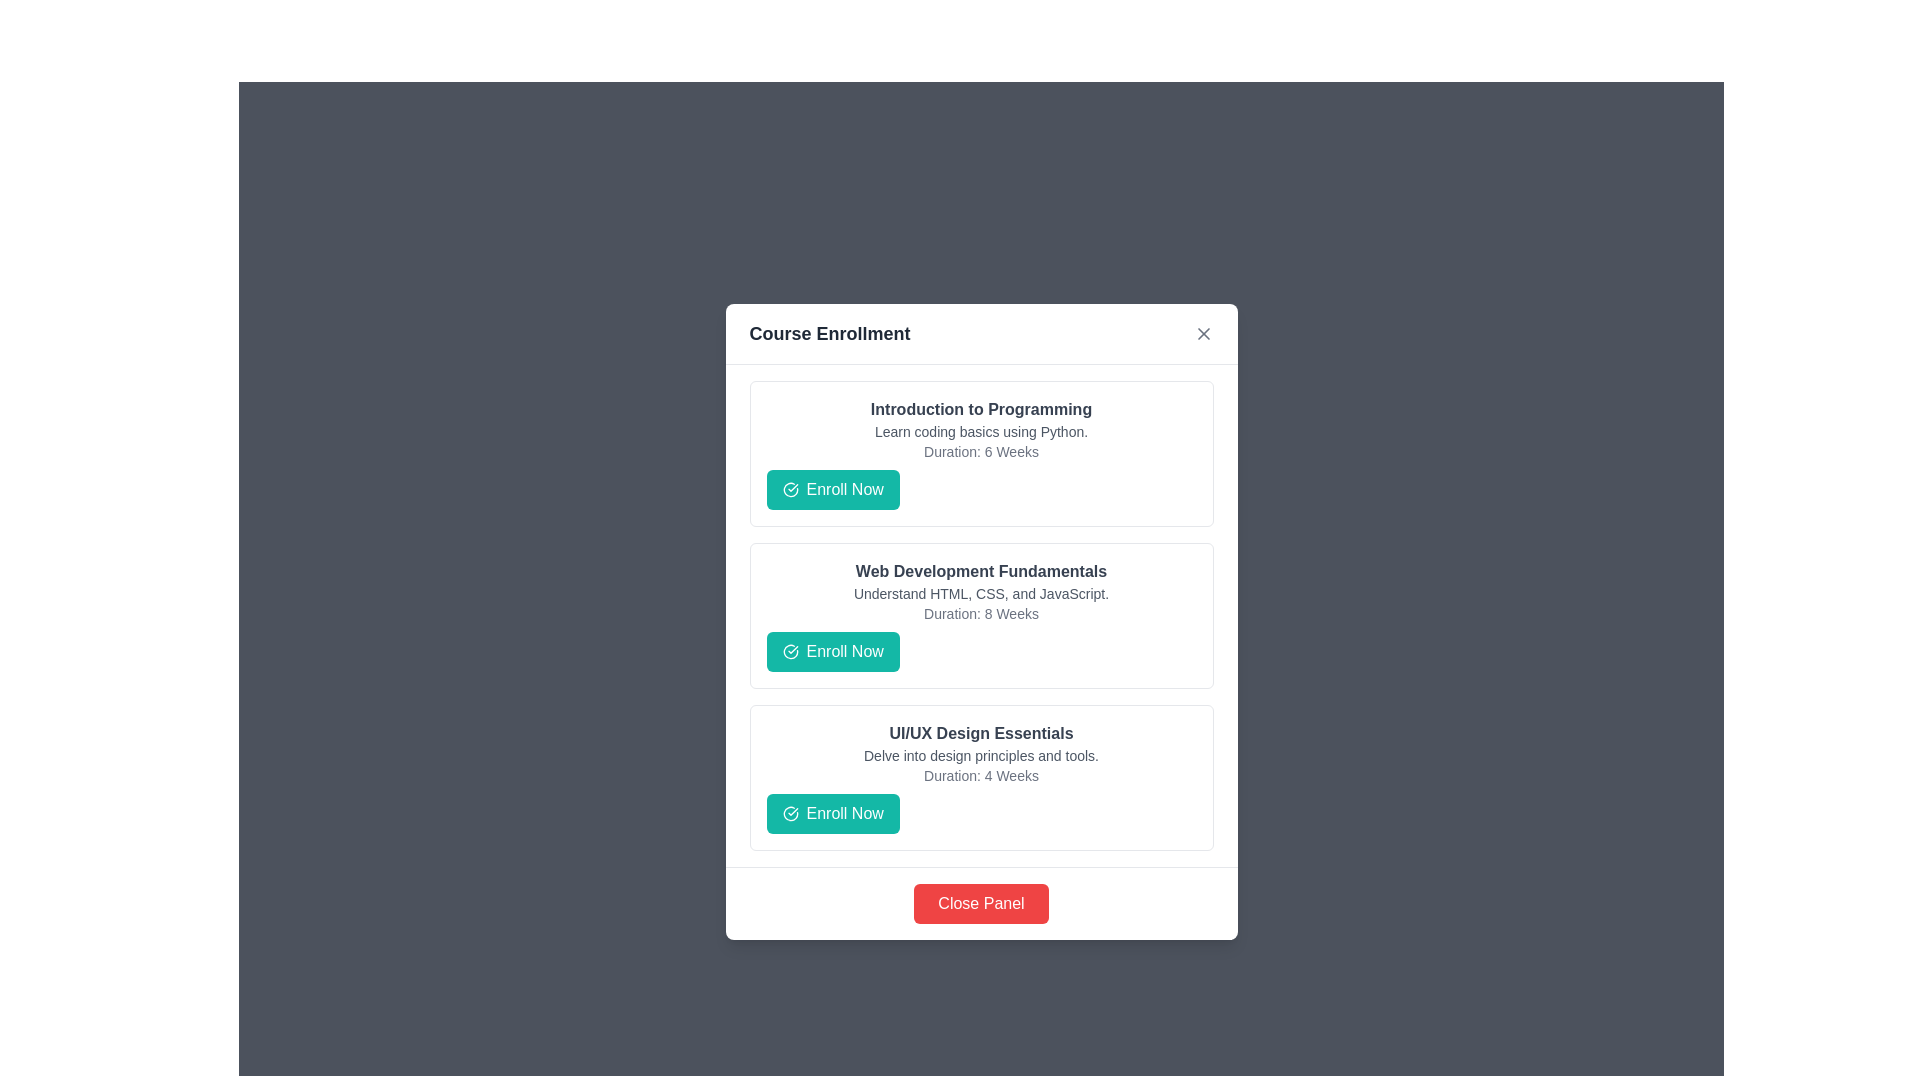  Describe the element at coordinates (981, 903) in the screenshot. I see `the button located at the bottom of the 'Course Enrollment' panel` at that location.